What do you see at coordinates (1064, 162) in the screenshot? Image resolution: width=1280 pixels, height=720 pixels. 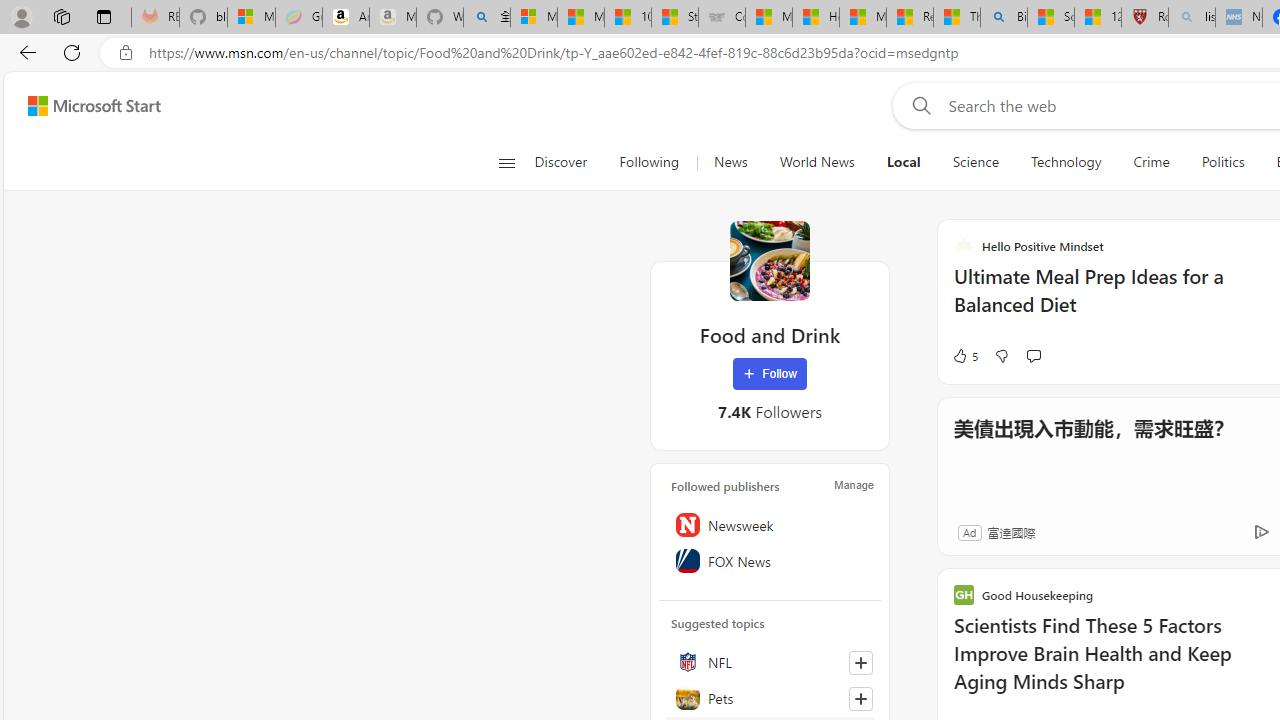 I see `'Technology'` at bounding box center [1064, 162].